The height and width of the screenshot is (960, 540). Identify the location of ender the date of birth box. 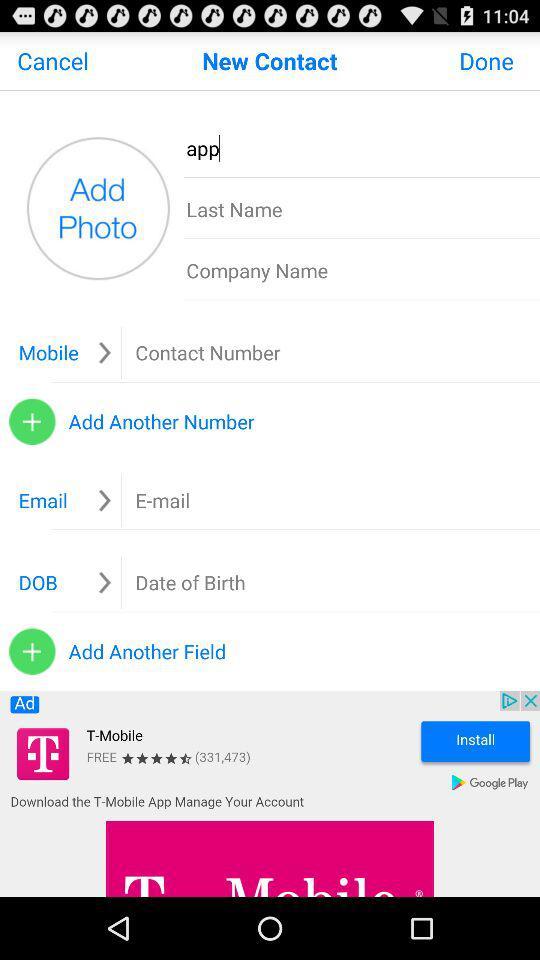
(190, 582).